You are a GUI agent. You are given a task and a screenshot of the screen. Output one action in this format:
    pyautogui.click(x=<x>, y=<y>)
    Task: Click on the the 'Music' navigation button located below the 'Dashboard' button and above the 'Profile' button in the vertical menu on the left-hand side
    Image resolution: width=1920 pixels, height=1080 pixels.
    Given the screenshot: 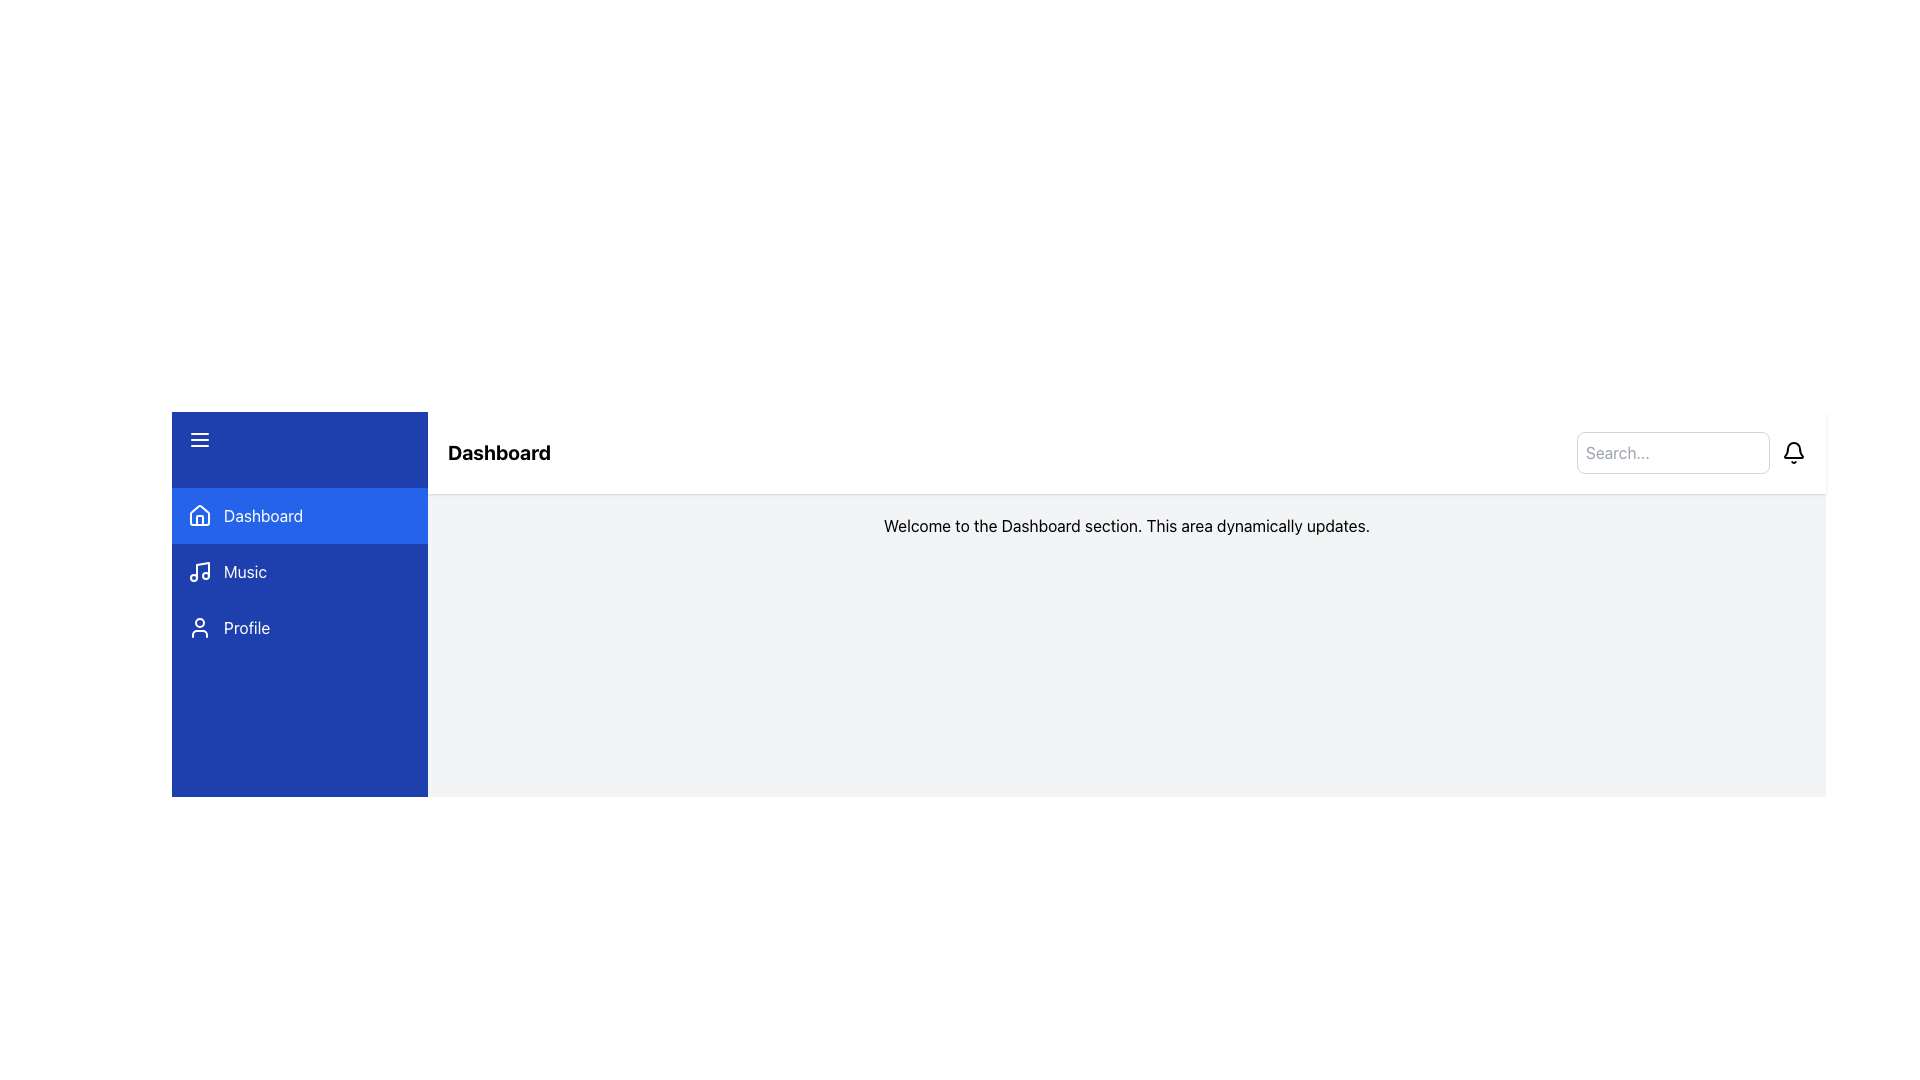 What is the action you would take?
    pyautogui.click(x=298, y=571)
    